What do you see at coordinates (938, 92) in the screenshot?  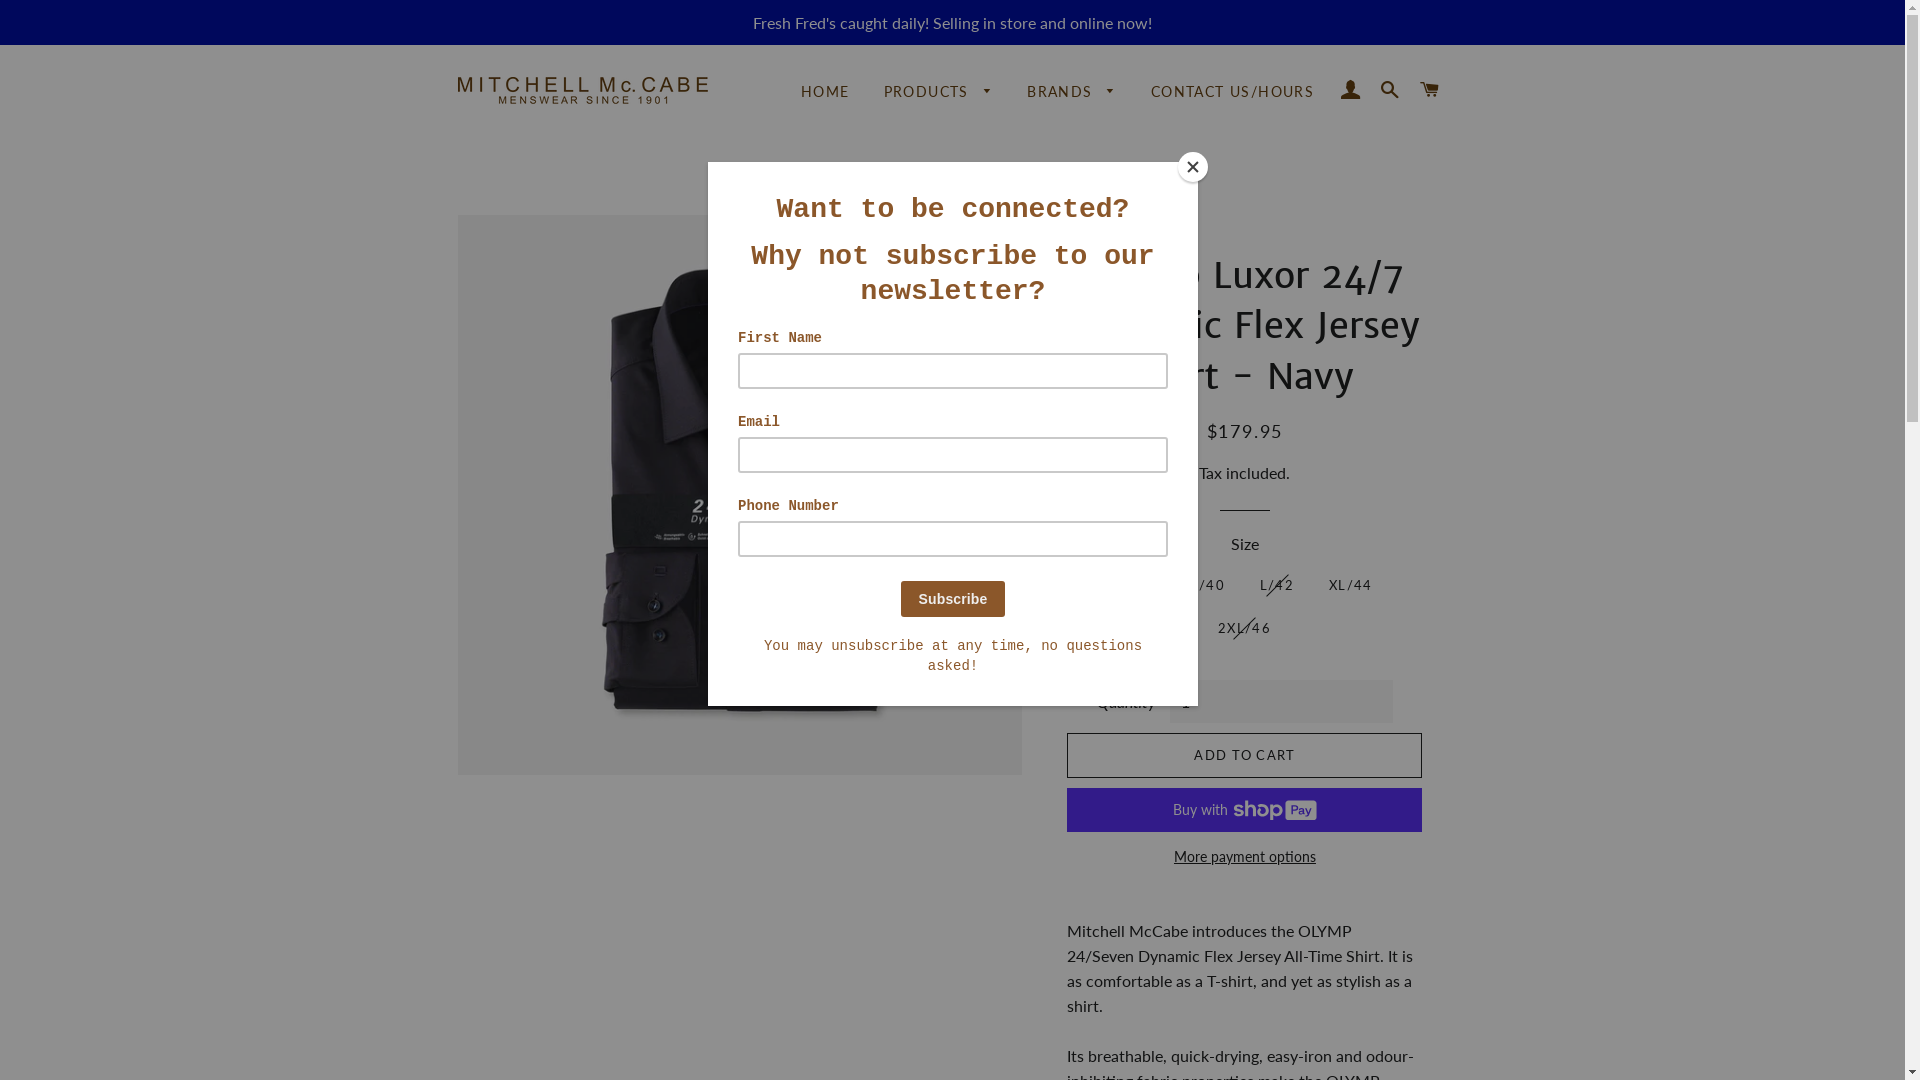 I see `'PRODUCTS'` at bounding box center [938, 92].